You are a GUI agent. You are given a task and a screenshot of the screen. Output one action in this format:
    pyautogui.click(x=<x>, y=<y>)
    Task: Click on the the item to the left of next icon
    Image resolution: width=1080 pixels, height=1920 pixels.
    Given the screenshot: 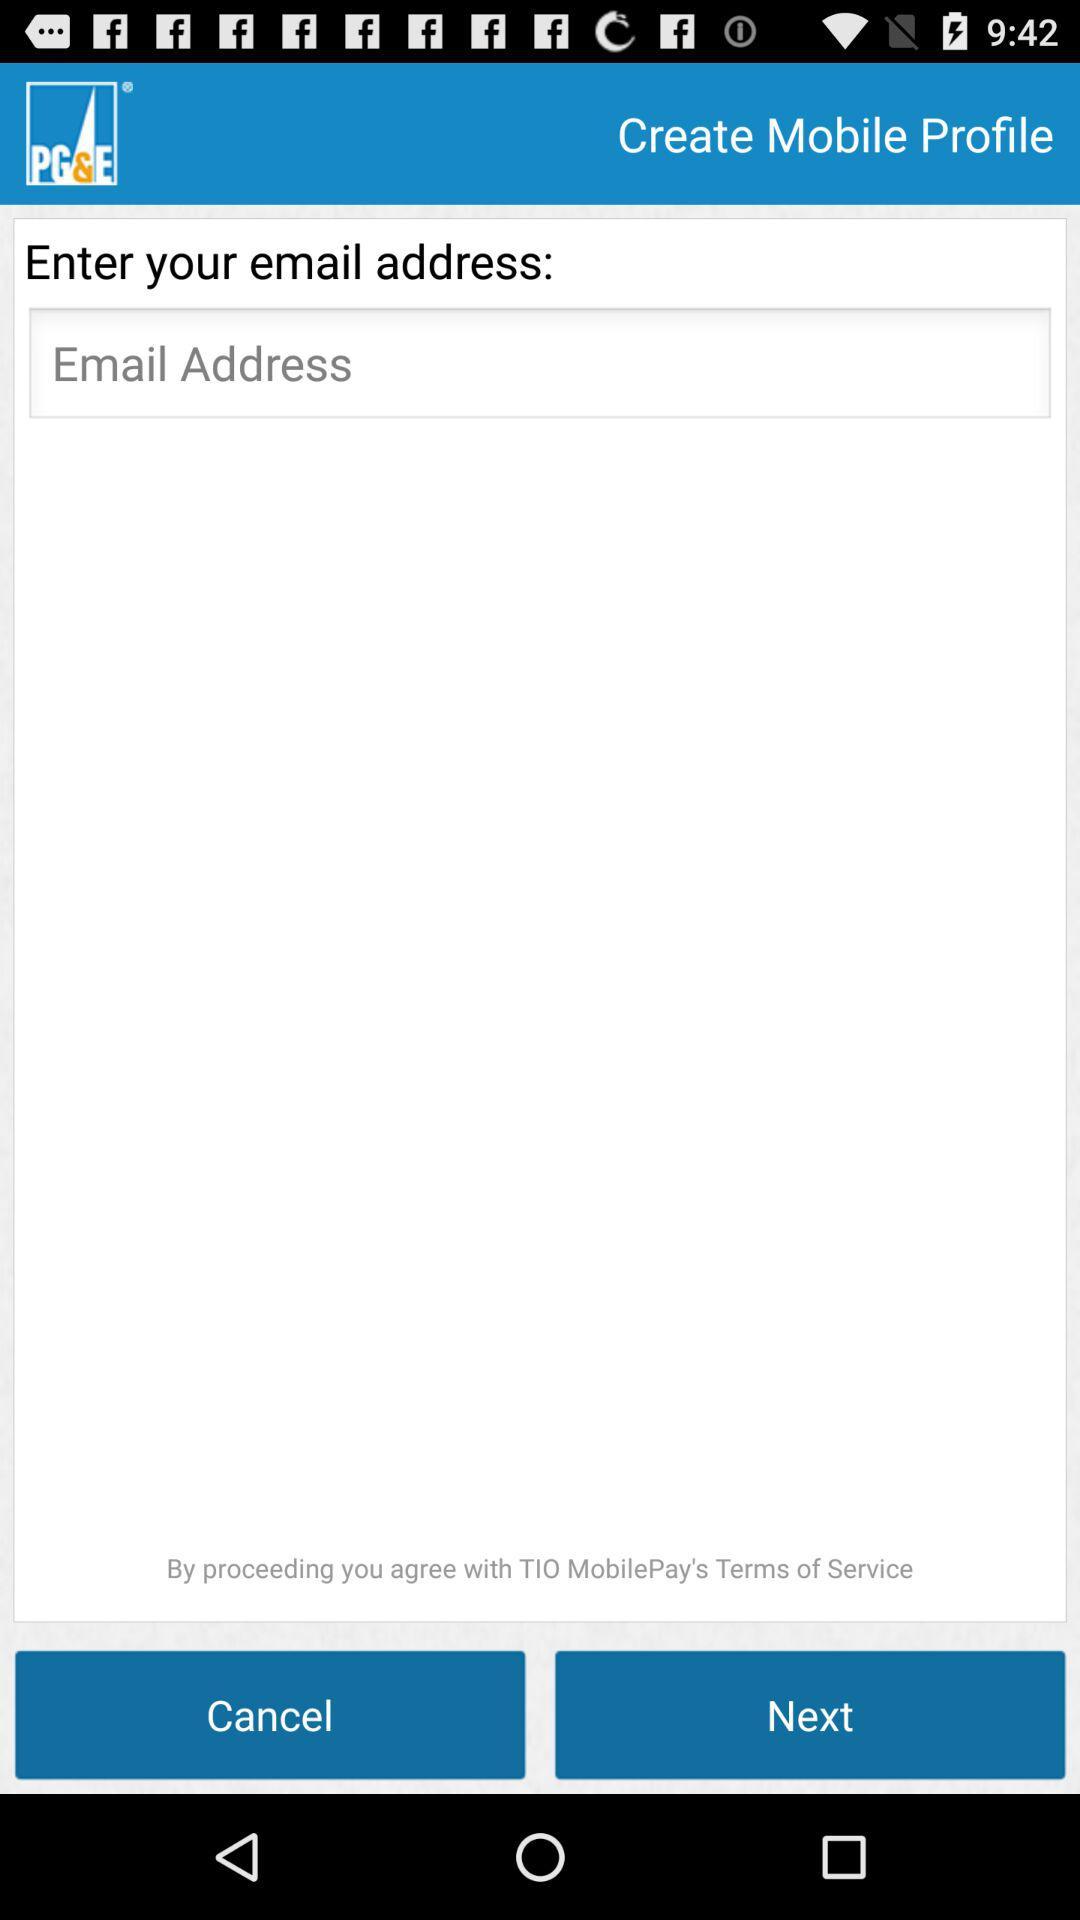 What is the action you would take?
    pyautogui.click(x=270, y=1713)
    